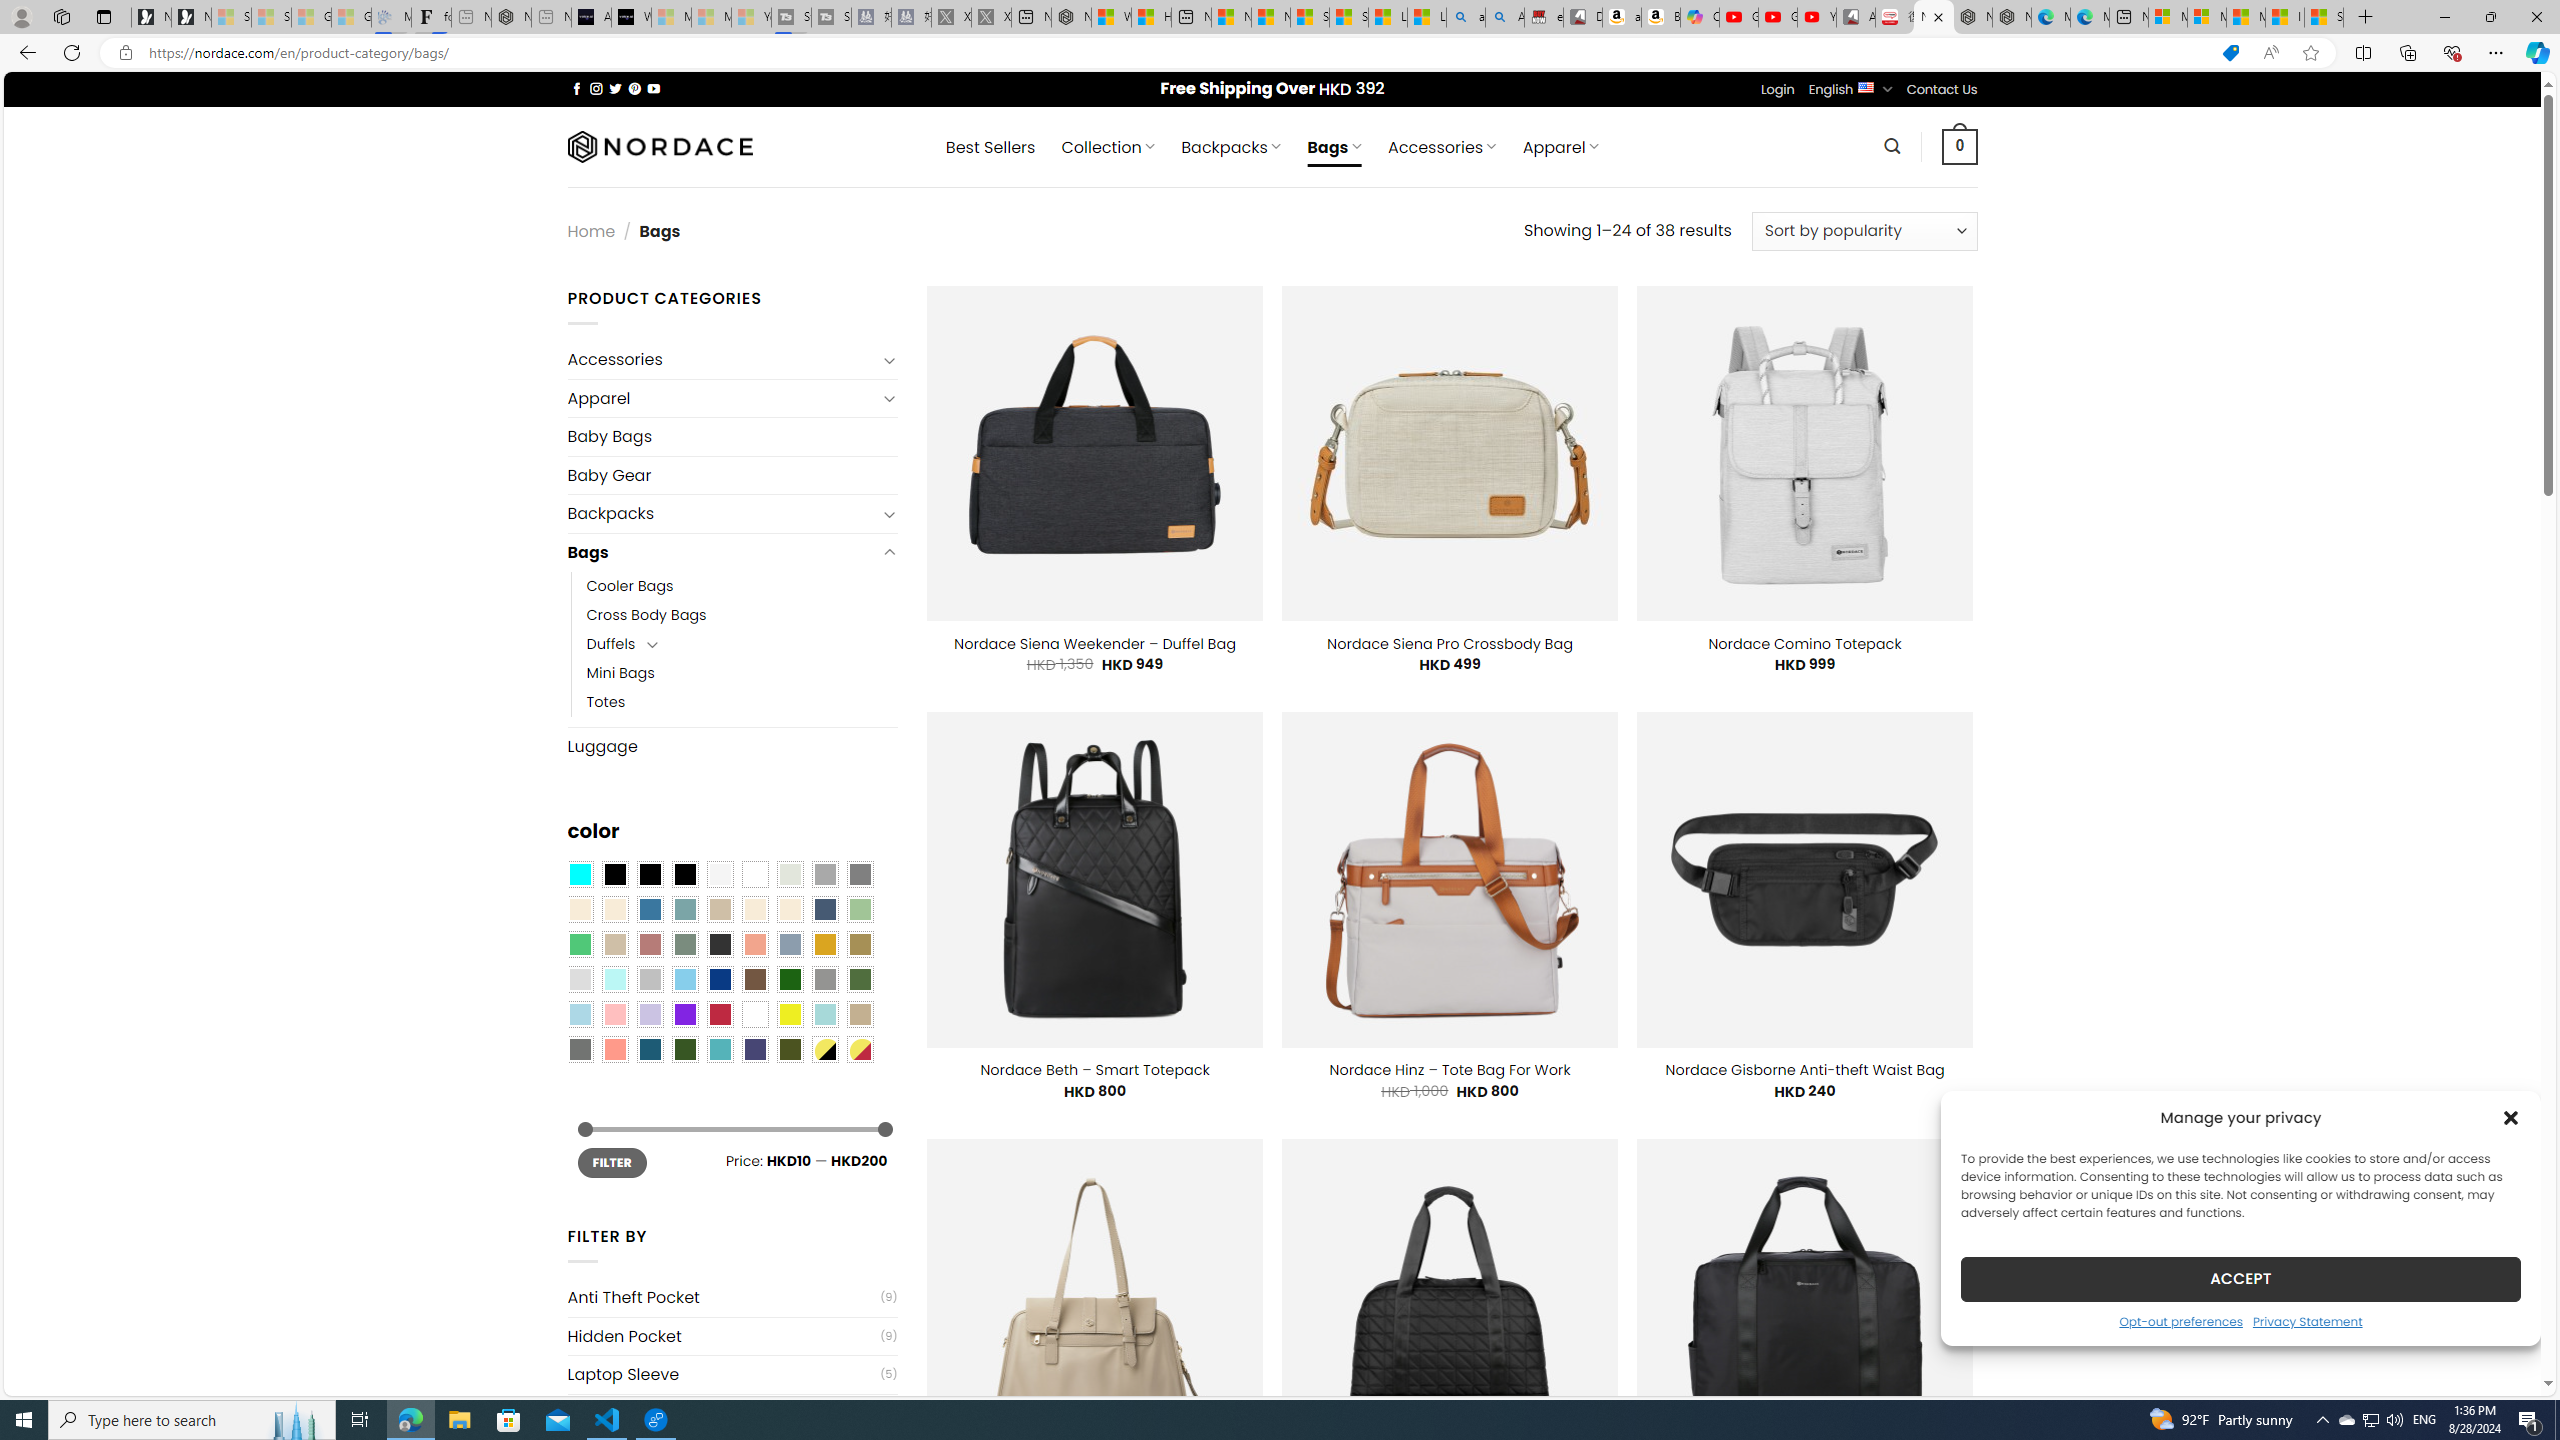  What do you see at coordinates (790, 1014) in the screenshot?
I see `'Yellow'` at bounding box center [790, 1014].